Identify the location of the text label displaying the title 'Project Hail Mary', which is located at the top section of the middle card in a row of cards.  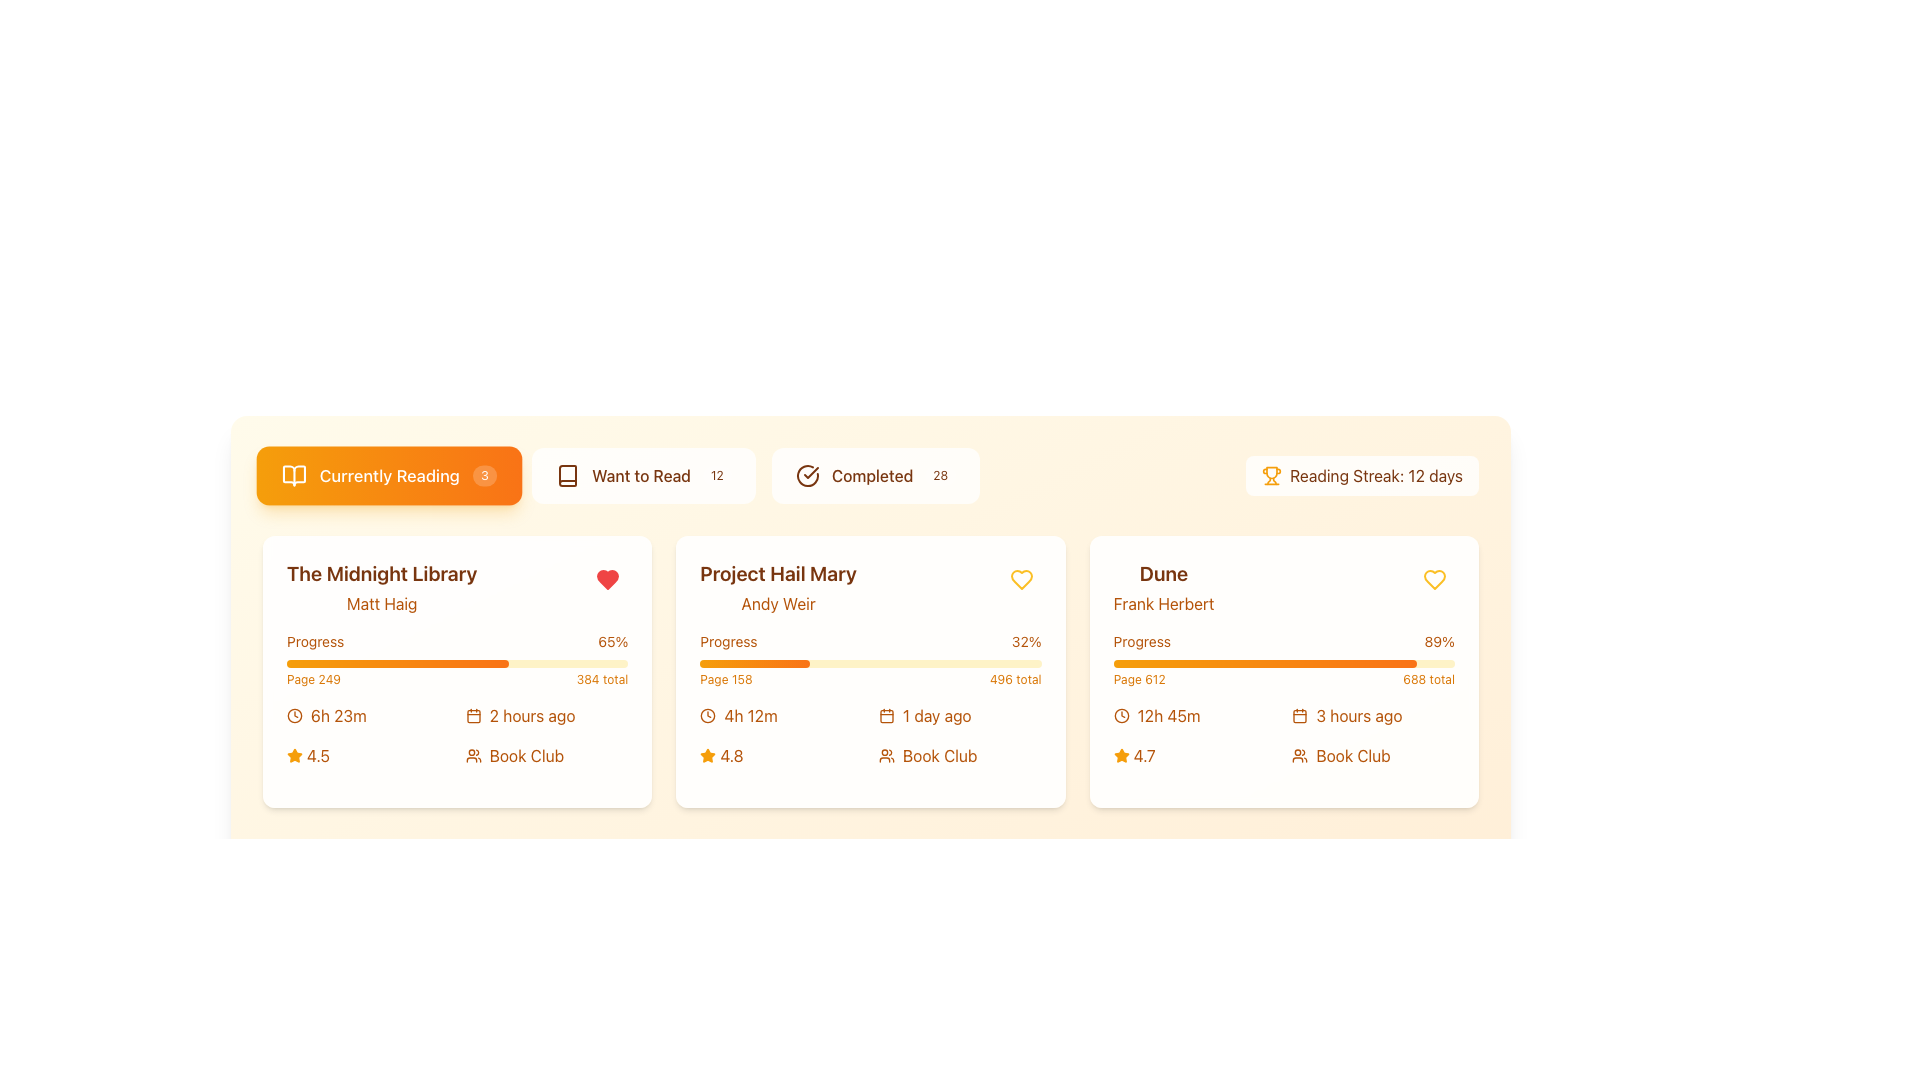
(777, 574).